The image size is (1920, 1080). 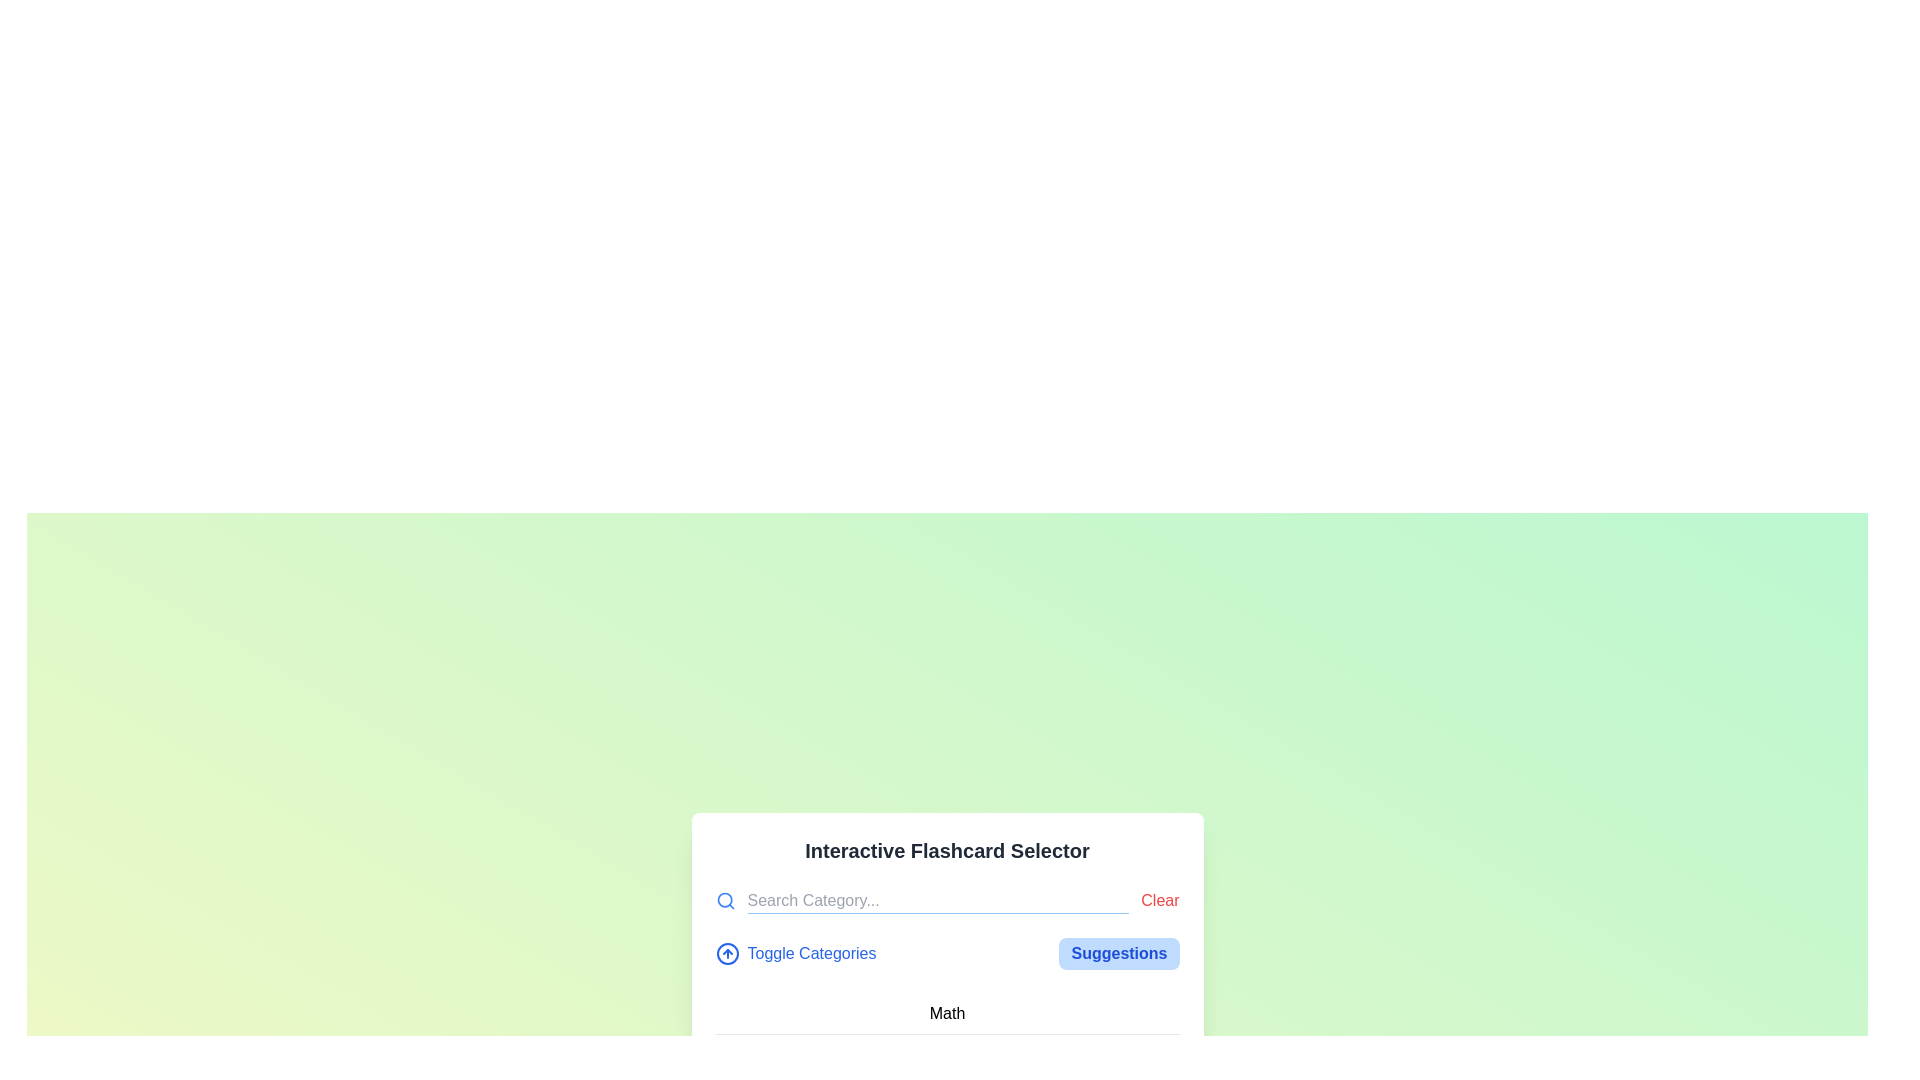 I want to click on the 'Toggle Categories' hyperlink text, so click(x=811, y=952).